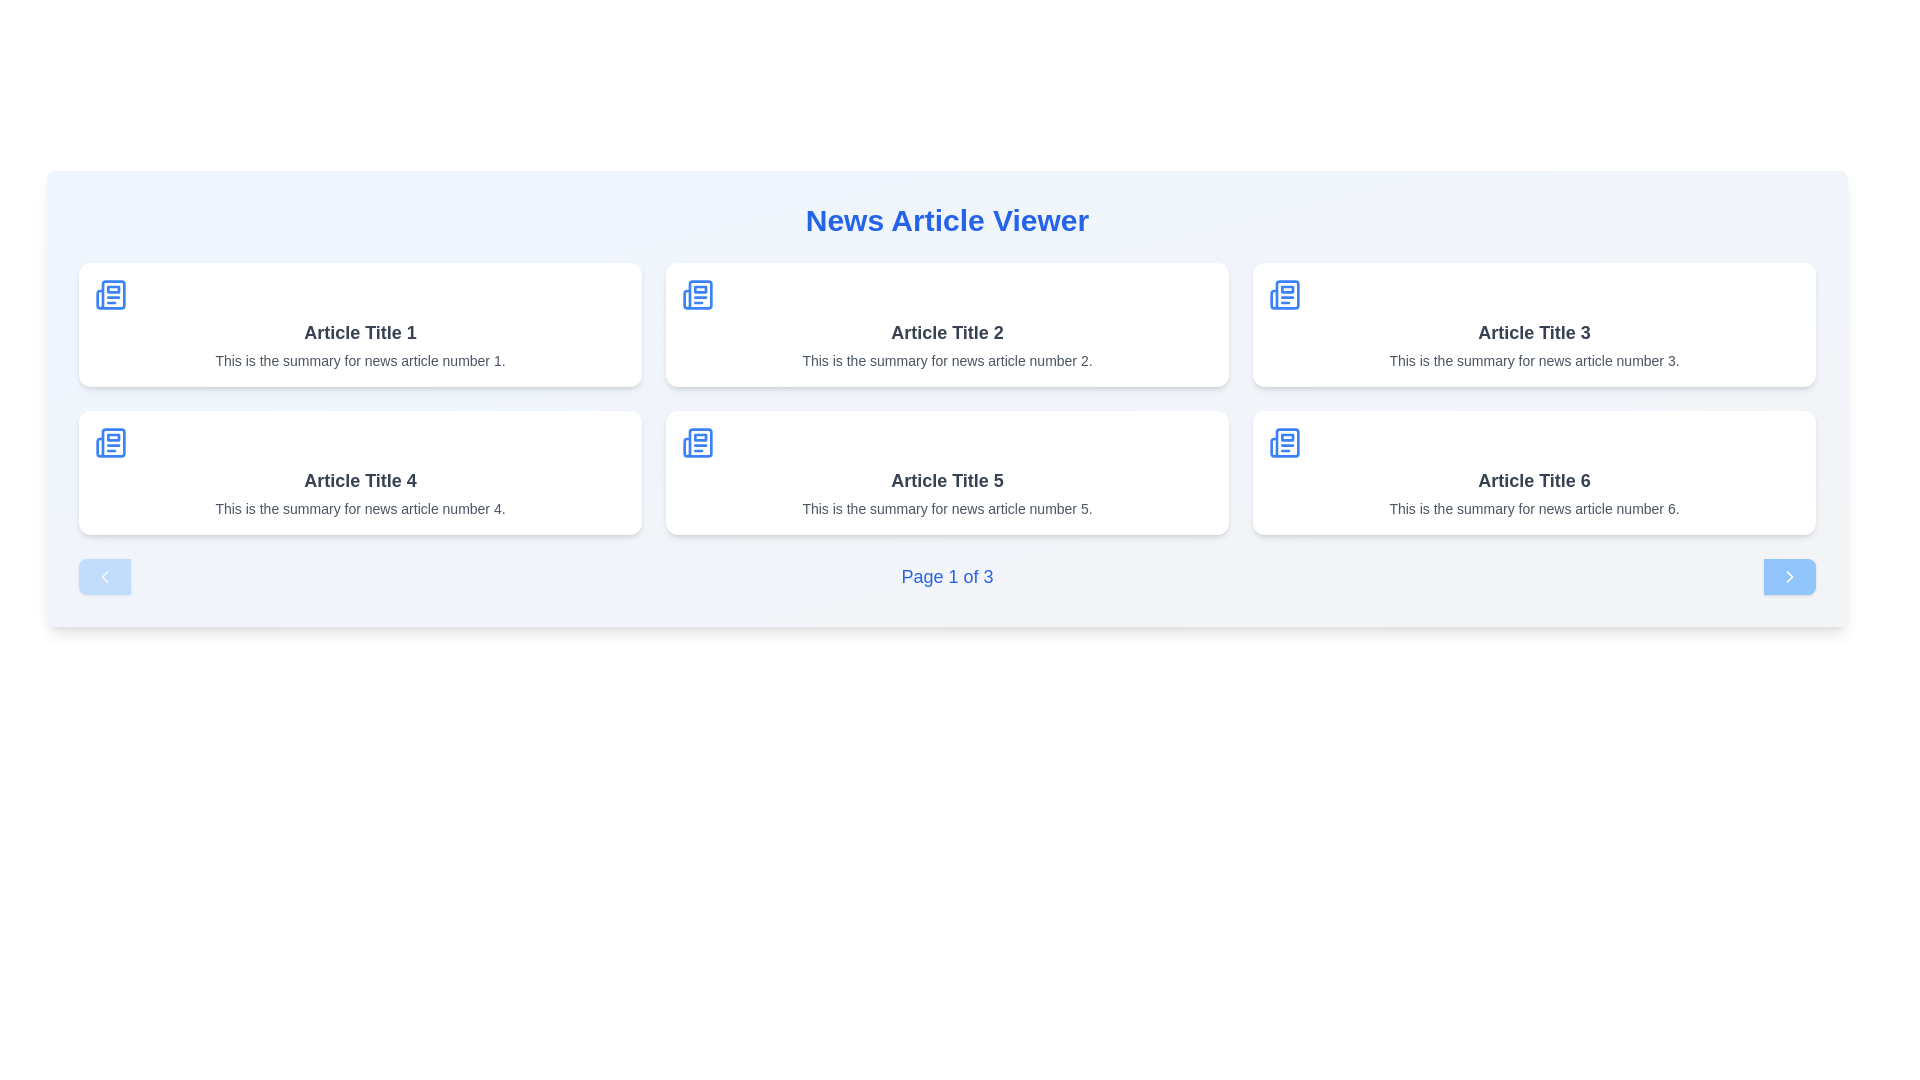  Describe the element at coordinates (1533, 323) in the screenshot. I see `summary text from the article preview card located in the first row, third column of the grid layout` at that location.